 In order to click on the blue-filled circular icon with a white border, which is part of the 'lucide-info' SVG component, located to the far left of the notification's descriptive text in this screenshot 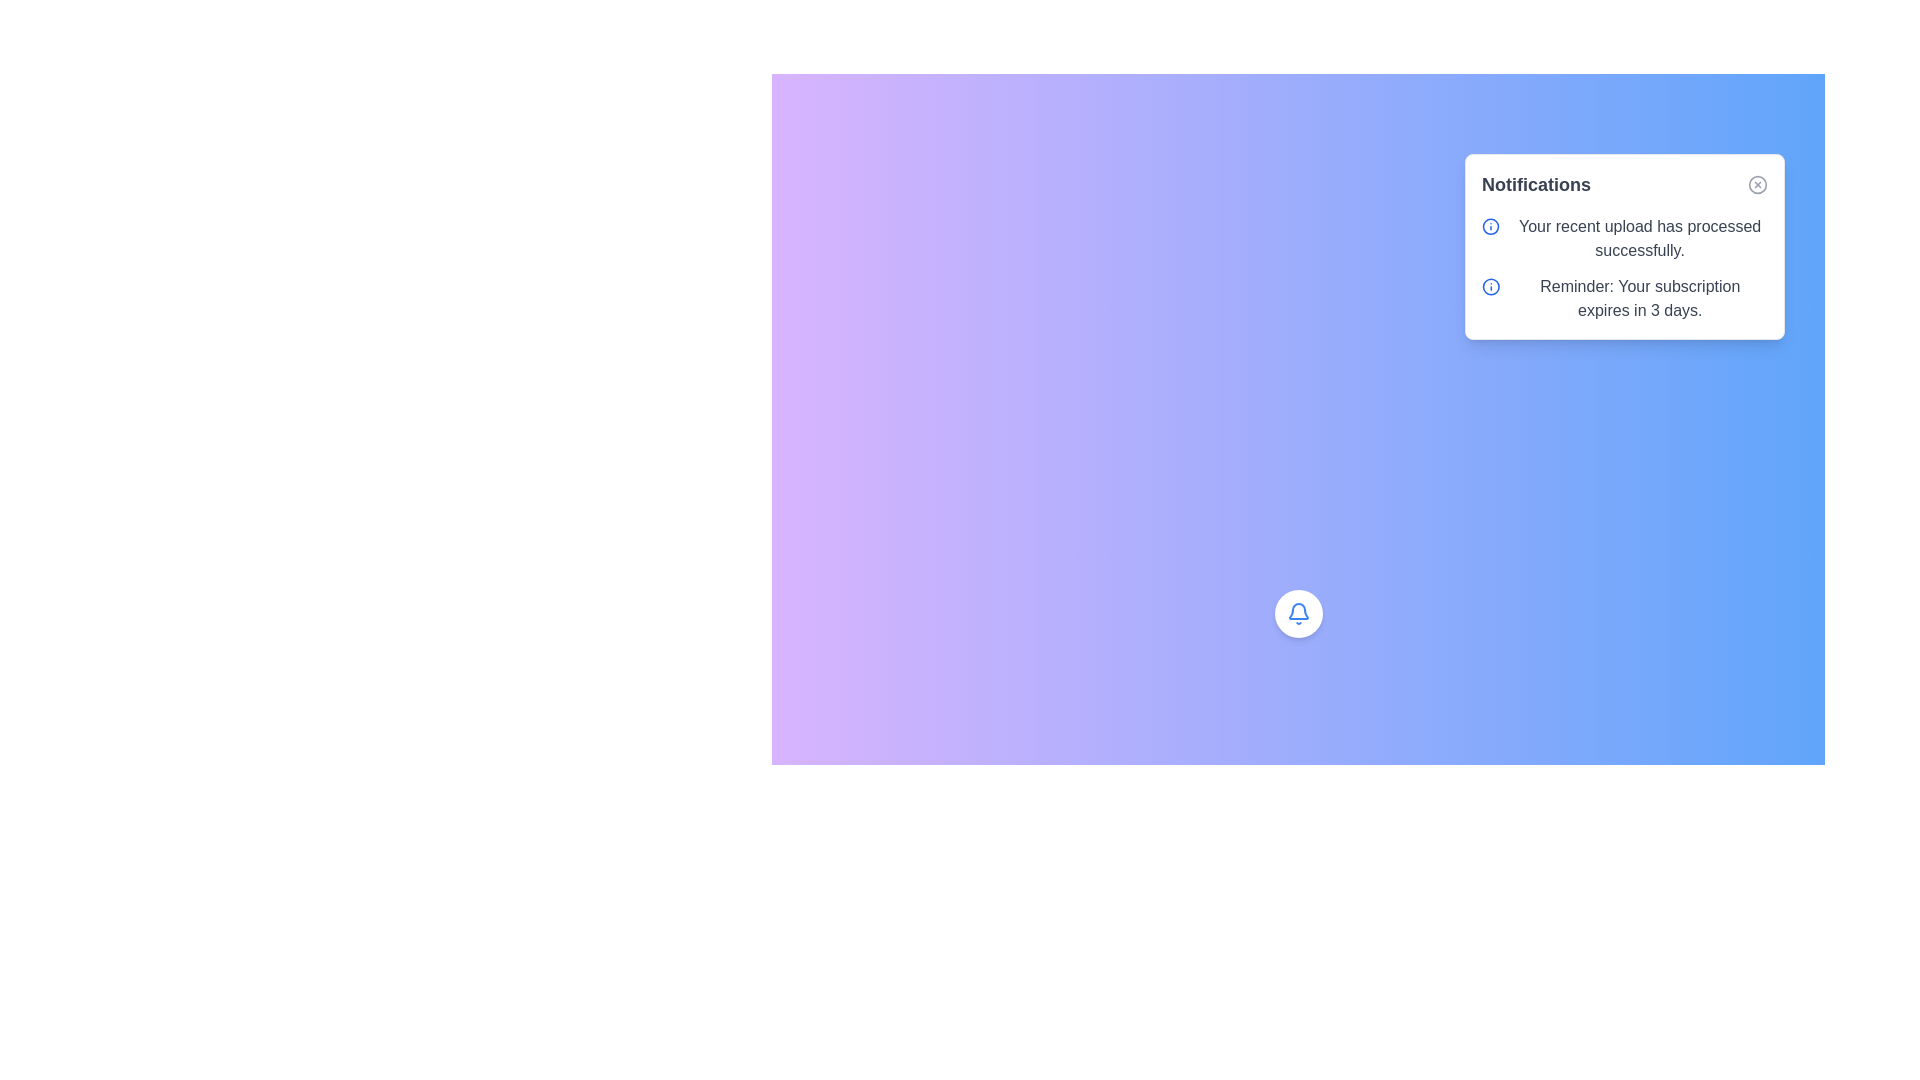, I will do `click(1491, 286)`.